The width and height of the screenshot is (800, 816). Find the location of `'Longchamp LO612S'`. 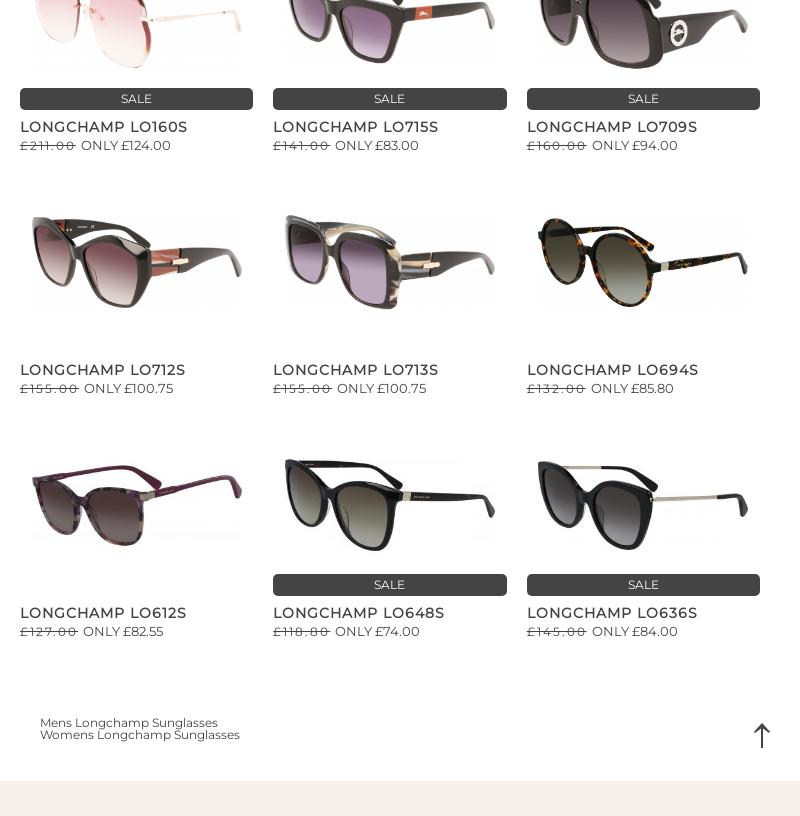

'Longchamp LO612S' is located at coordinates (102, 612).